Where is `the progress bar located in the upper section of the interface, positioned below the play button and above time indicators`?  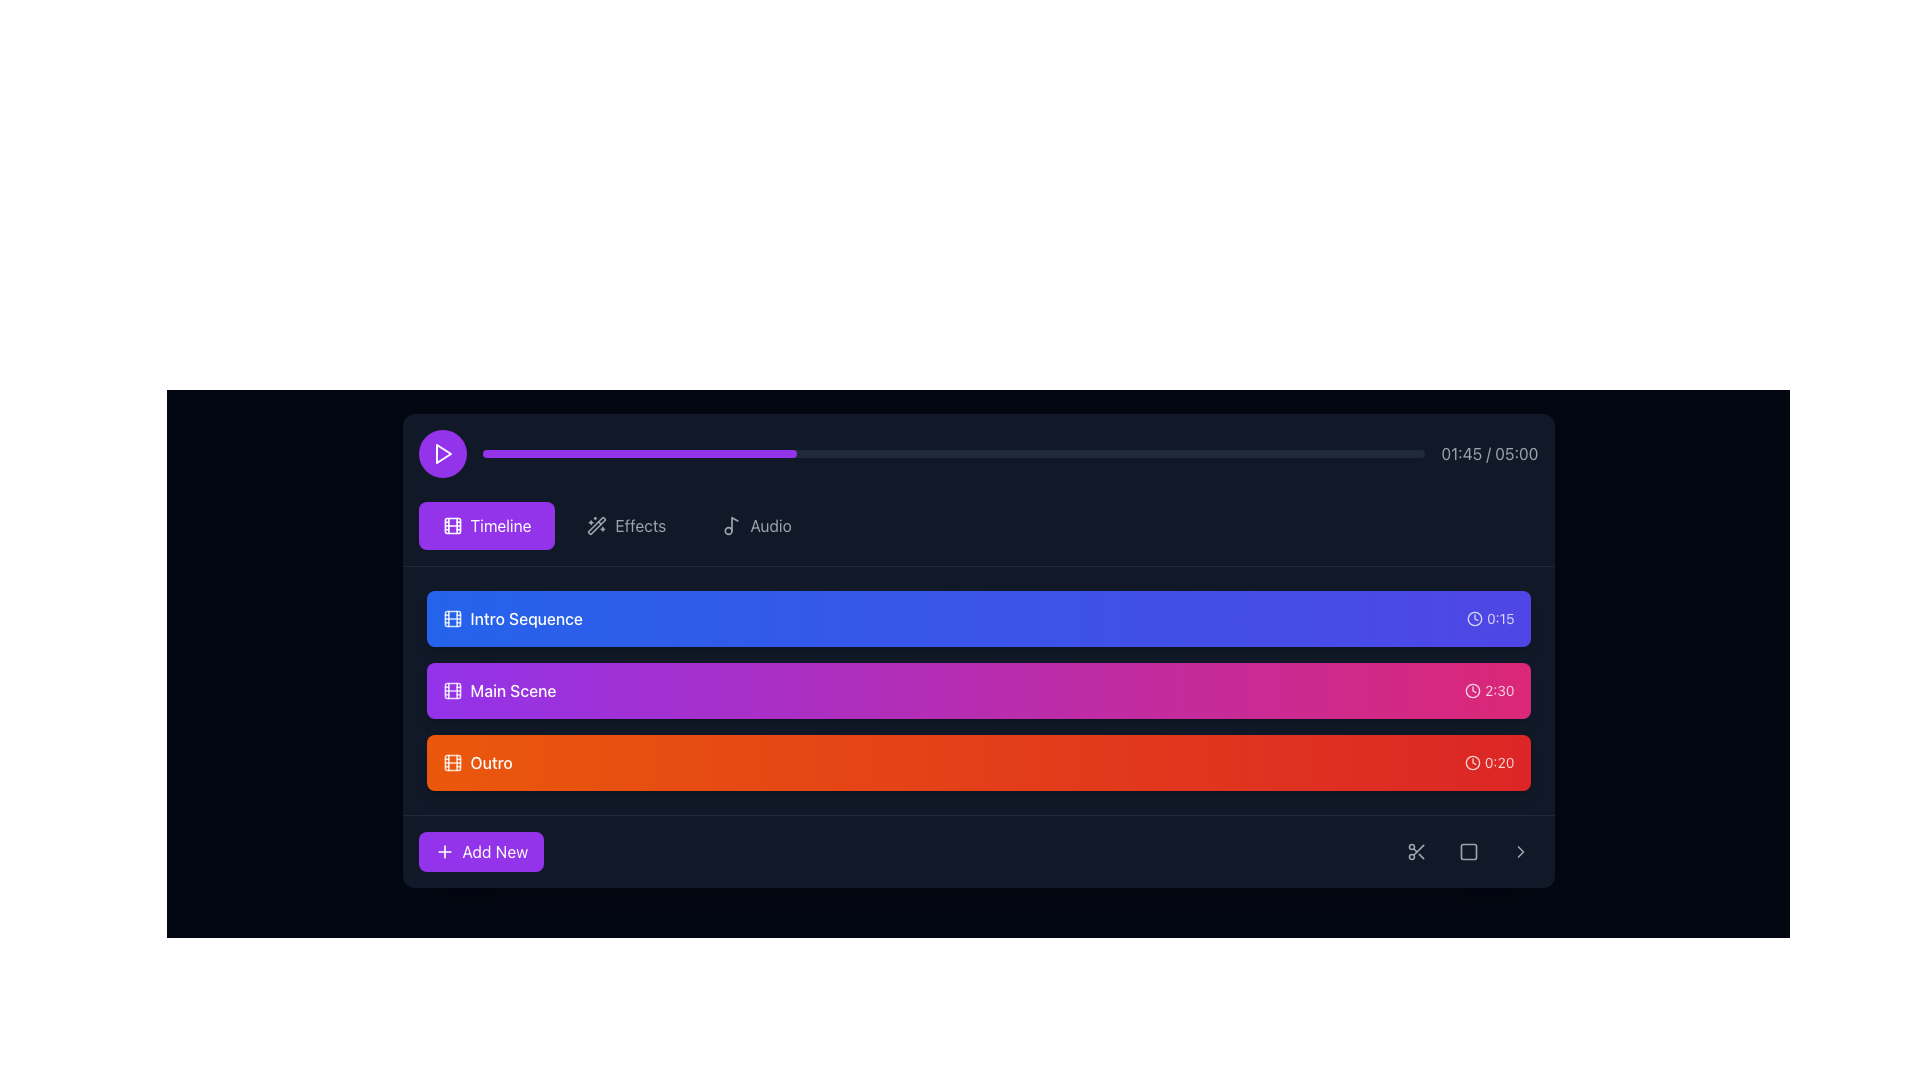 the progress bar located in the upper section of the interface, positioned below the play button and above time indicators is located at coordinates (952, 454).